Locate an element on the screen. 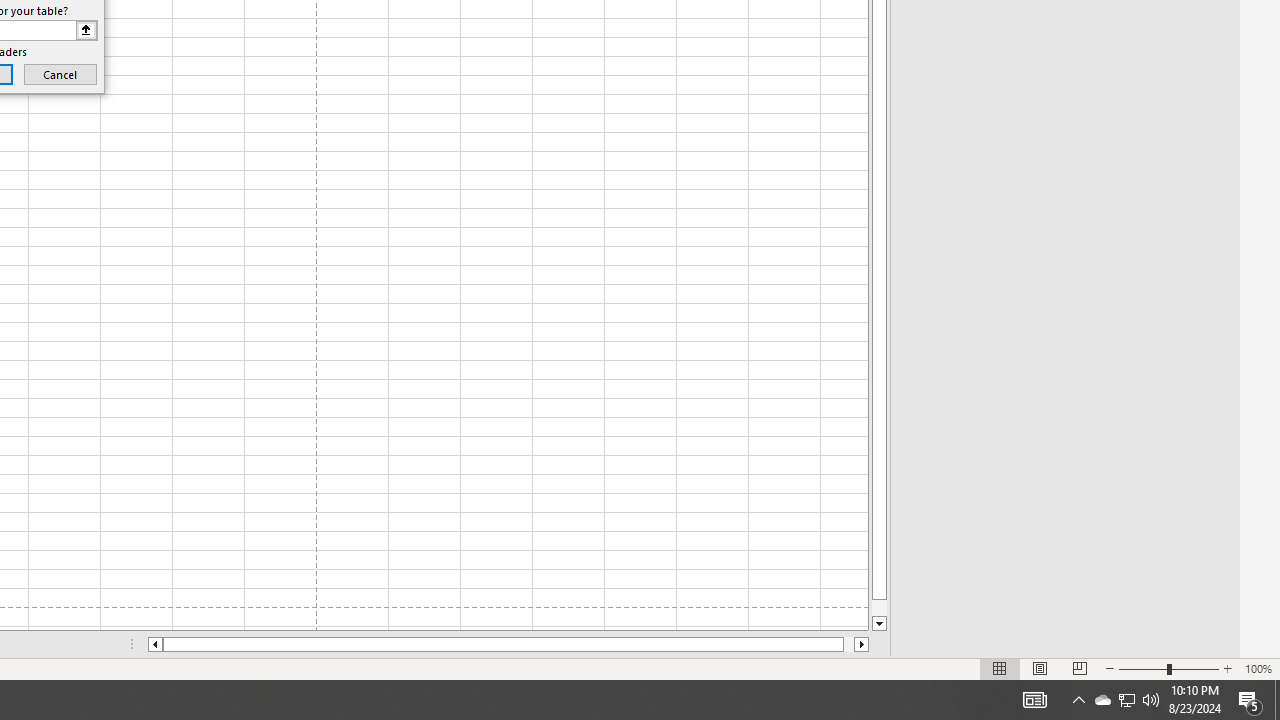 This screenshot has width=1280, height=720. 'Column left' is located at coordinates (153, 644).